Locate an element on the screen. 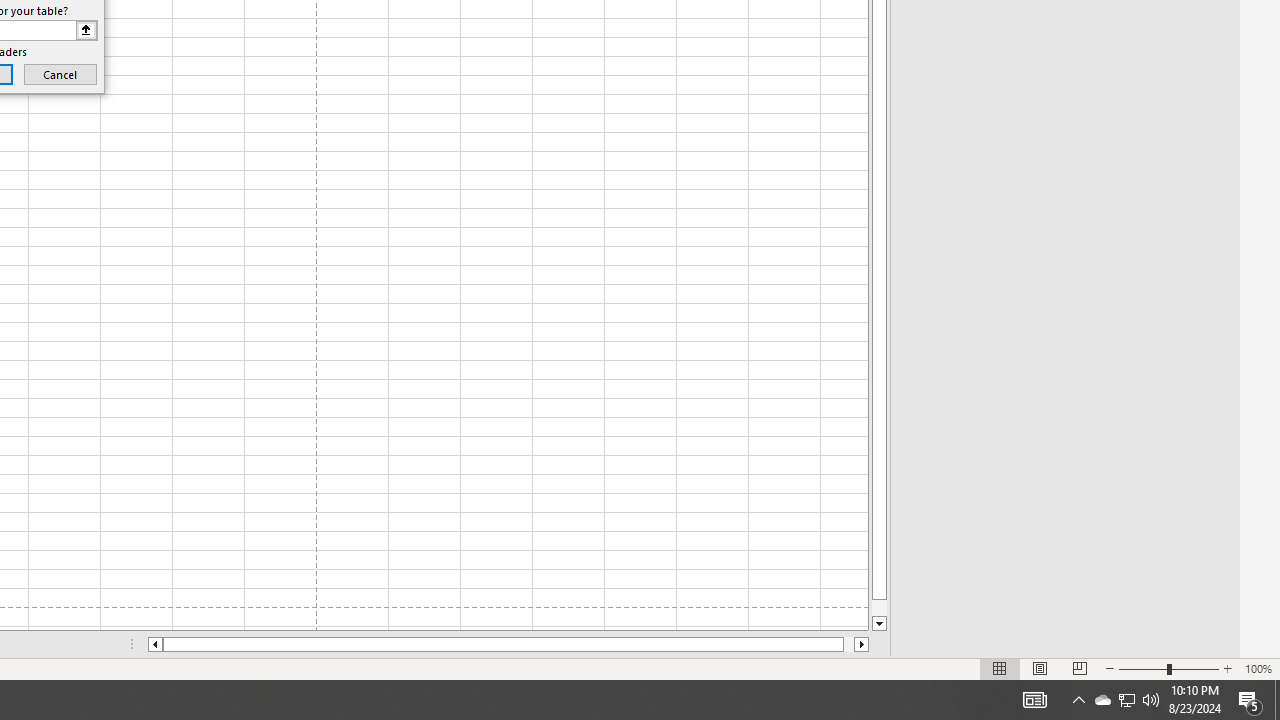 This screenshot has width=1280, height=720. 'Column left' is located at coordinates (153, 644).